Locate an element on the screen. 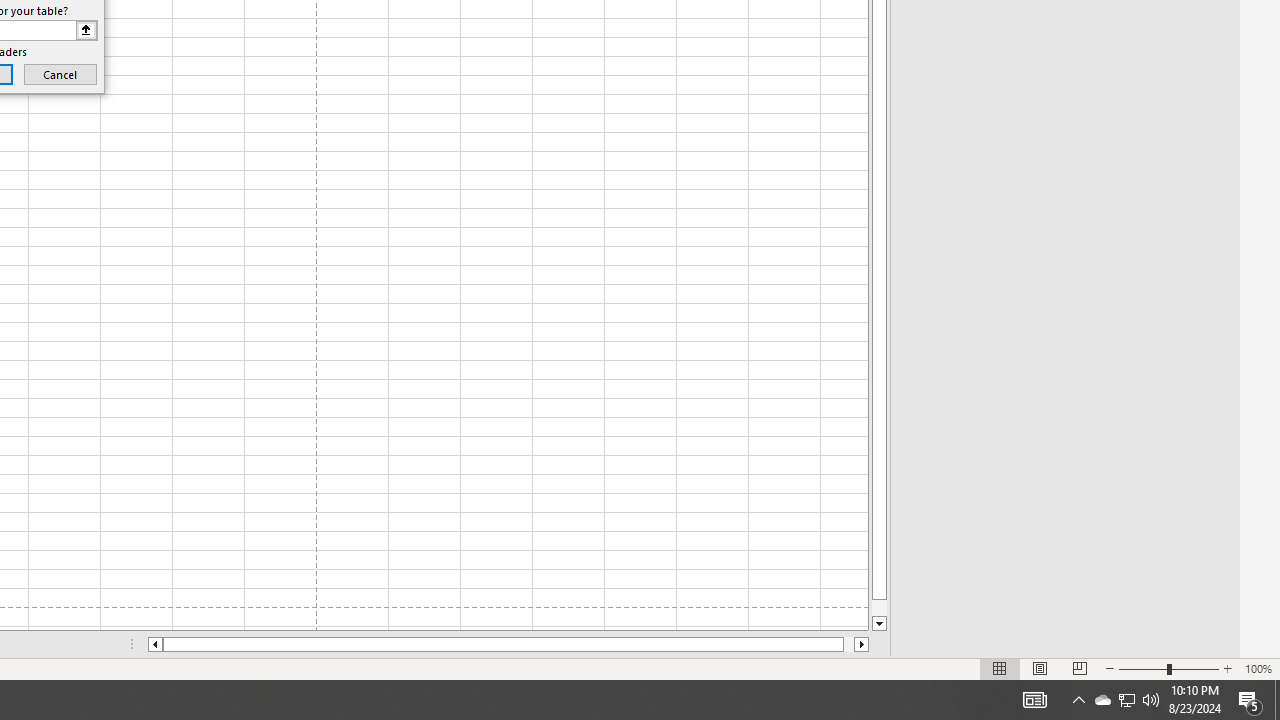 This screenshot has width=1280, height=720. 'Column left' is located at coordinates (153, 644).